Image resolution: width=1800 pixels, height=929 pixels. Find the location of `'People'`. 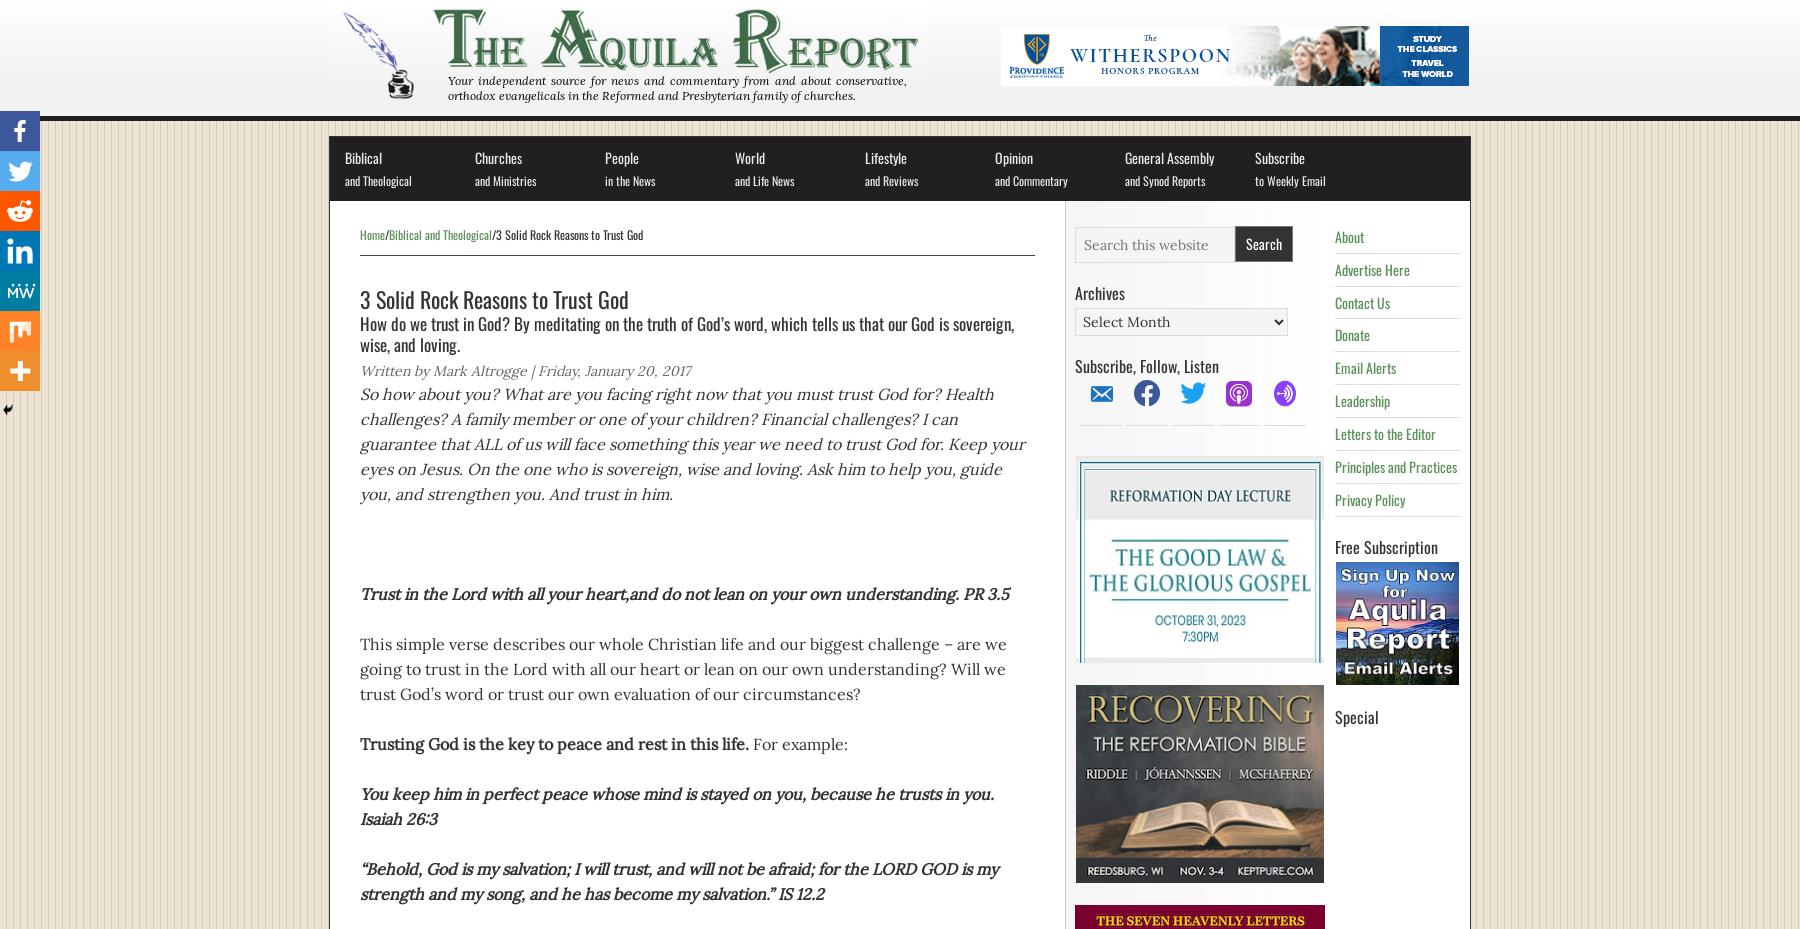

'People' is located at coordinates (622, 157).